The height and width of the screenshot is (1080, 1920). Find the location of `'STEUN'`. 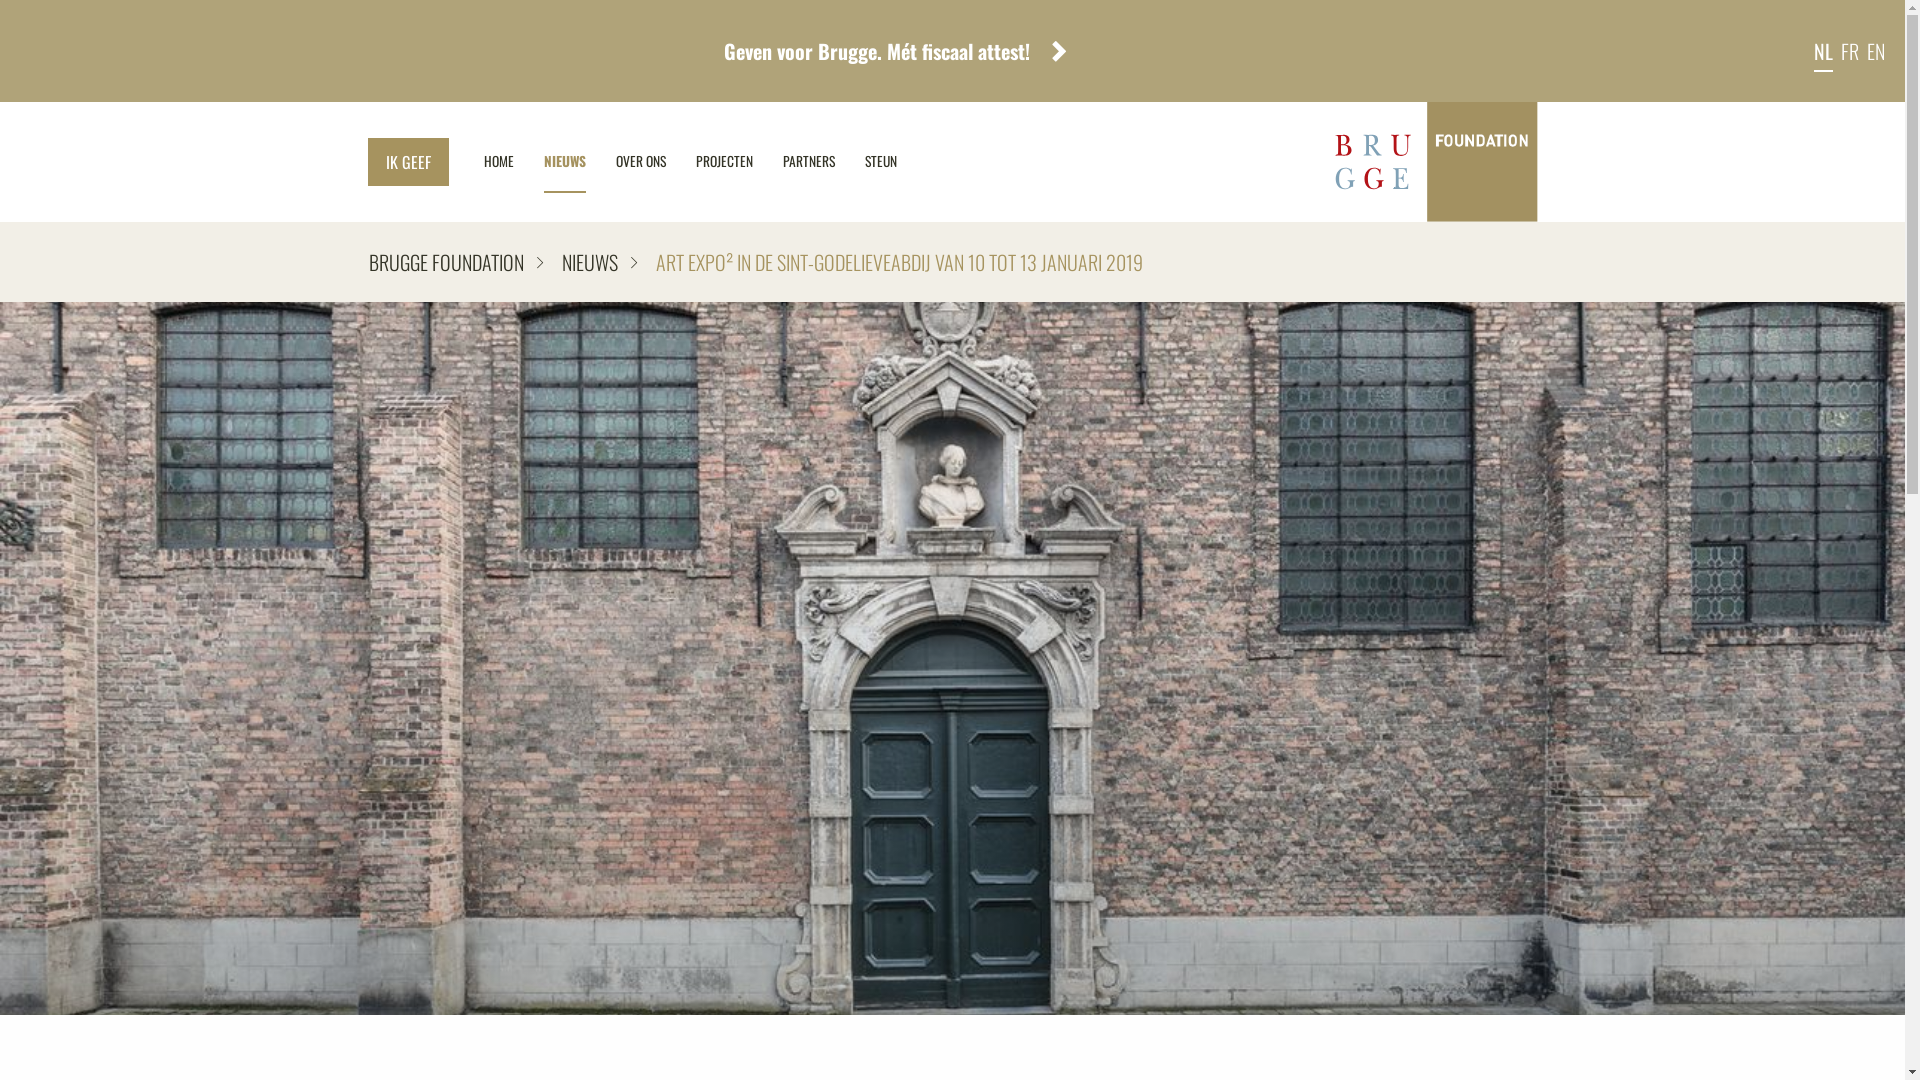

'STEUN' is located at coordinates (880, 161).